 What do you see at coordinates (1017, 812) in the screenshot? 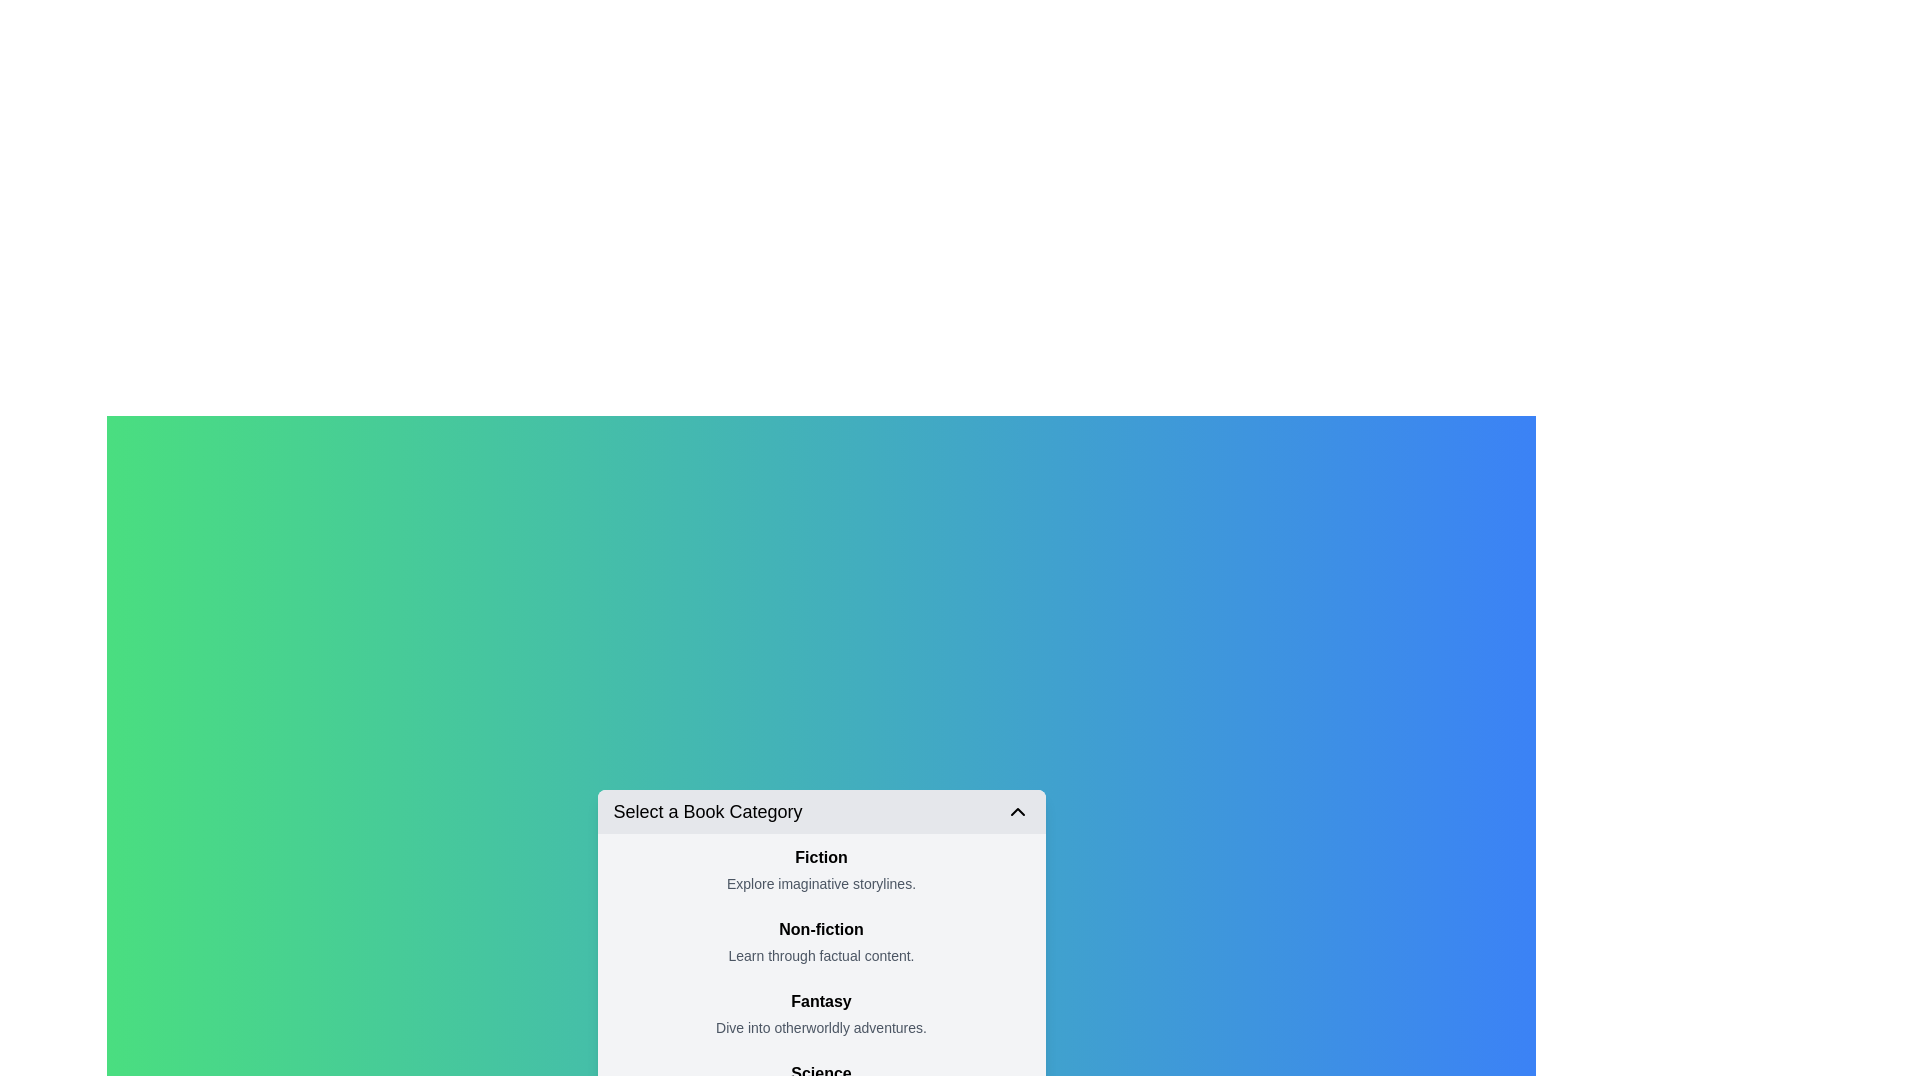
I see `the toggle button located in the top-right corner of the gray rectangular section labeled 'Select a Book Category'` at bounding box center [1017, 812].